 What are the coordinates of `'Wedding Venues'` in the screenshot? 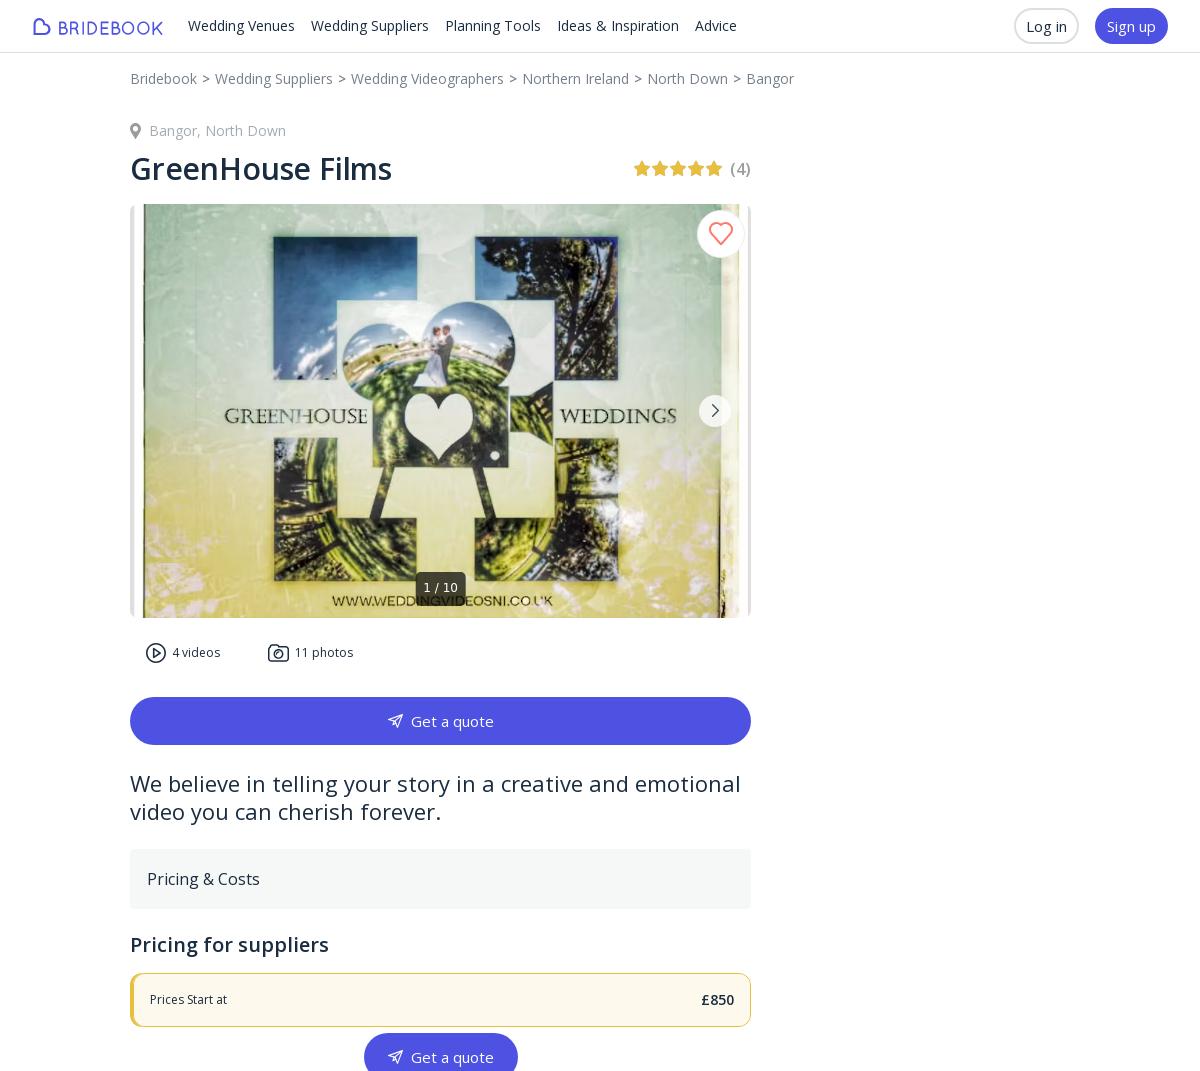 It's located at (240, 24).